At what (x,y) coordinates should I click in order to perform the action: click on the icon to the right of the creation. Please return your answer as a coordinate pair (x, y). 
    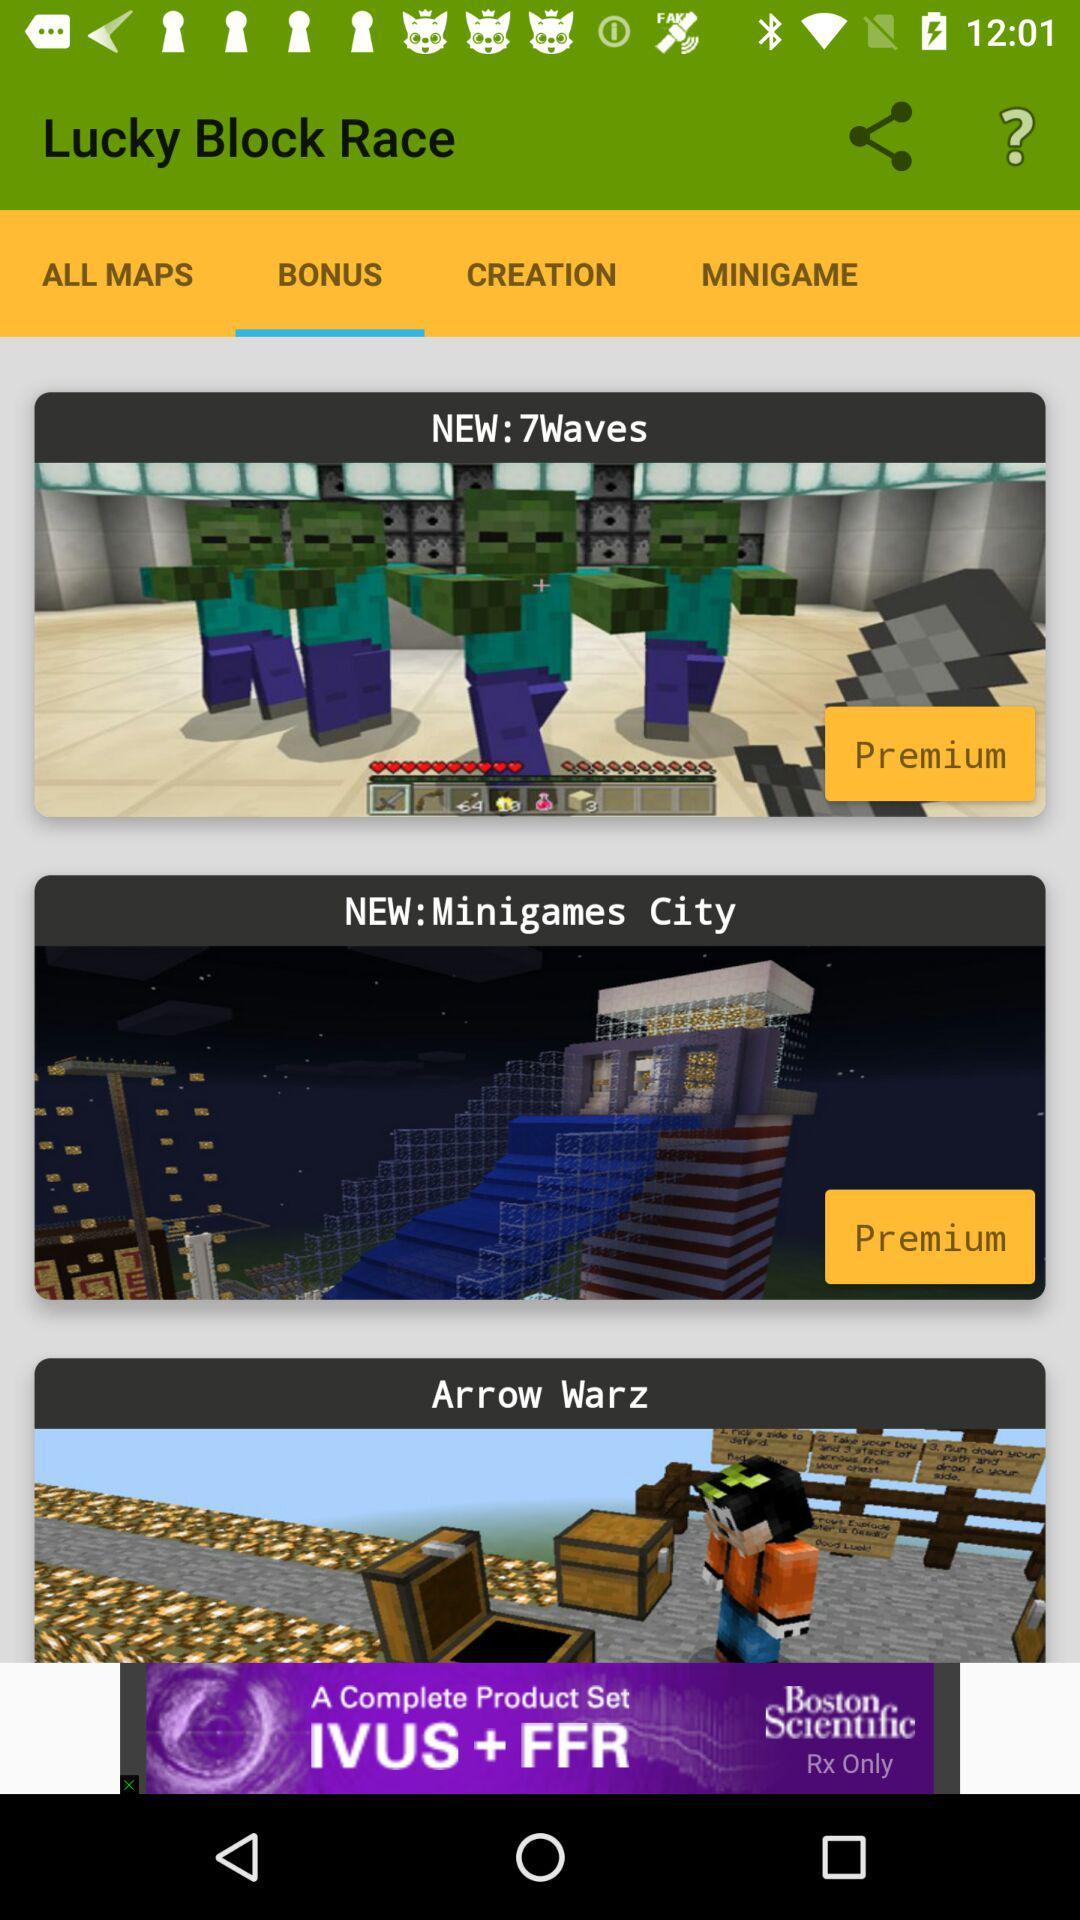
    Looking at the image, I should click on (778, 272).